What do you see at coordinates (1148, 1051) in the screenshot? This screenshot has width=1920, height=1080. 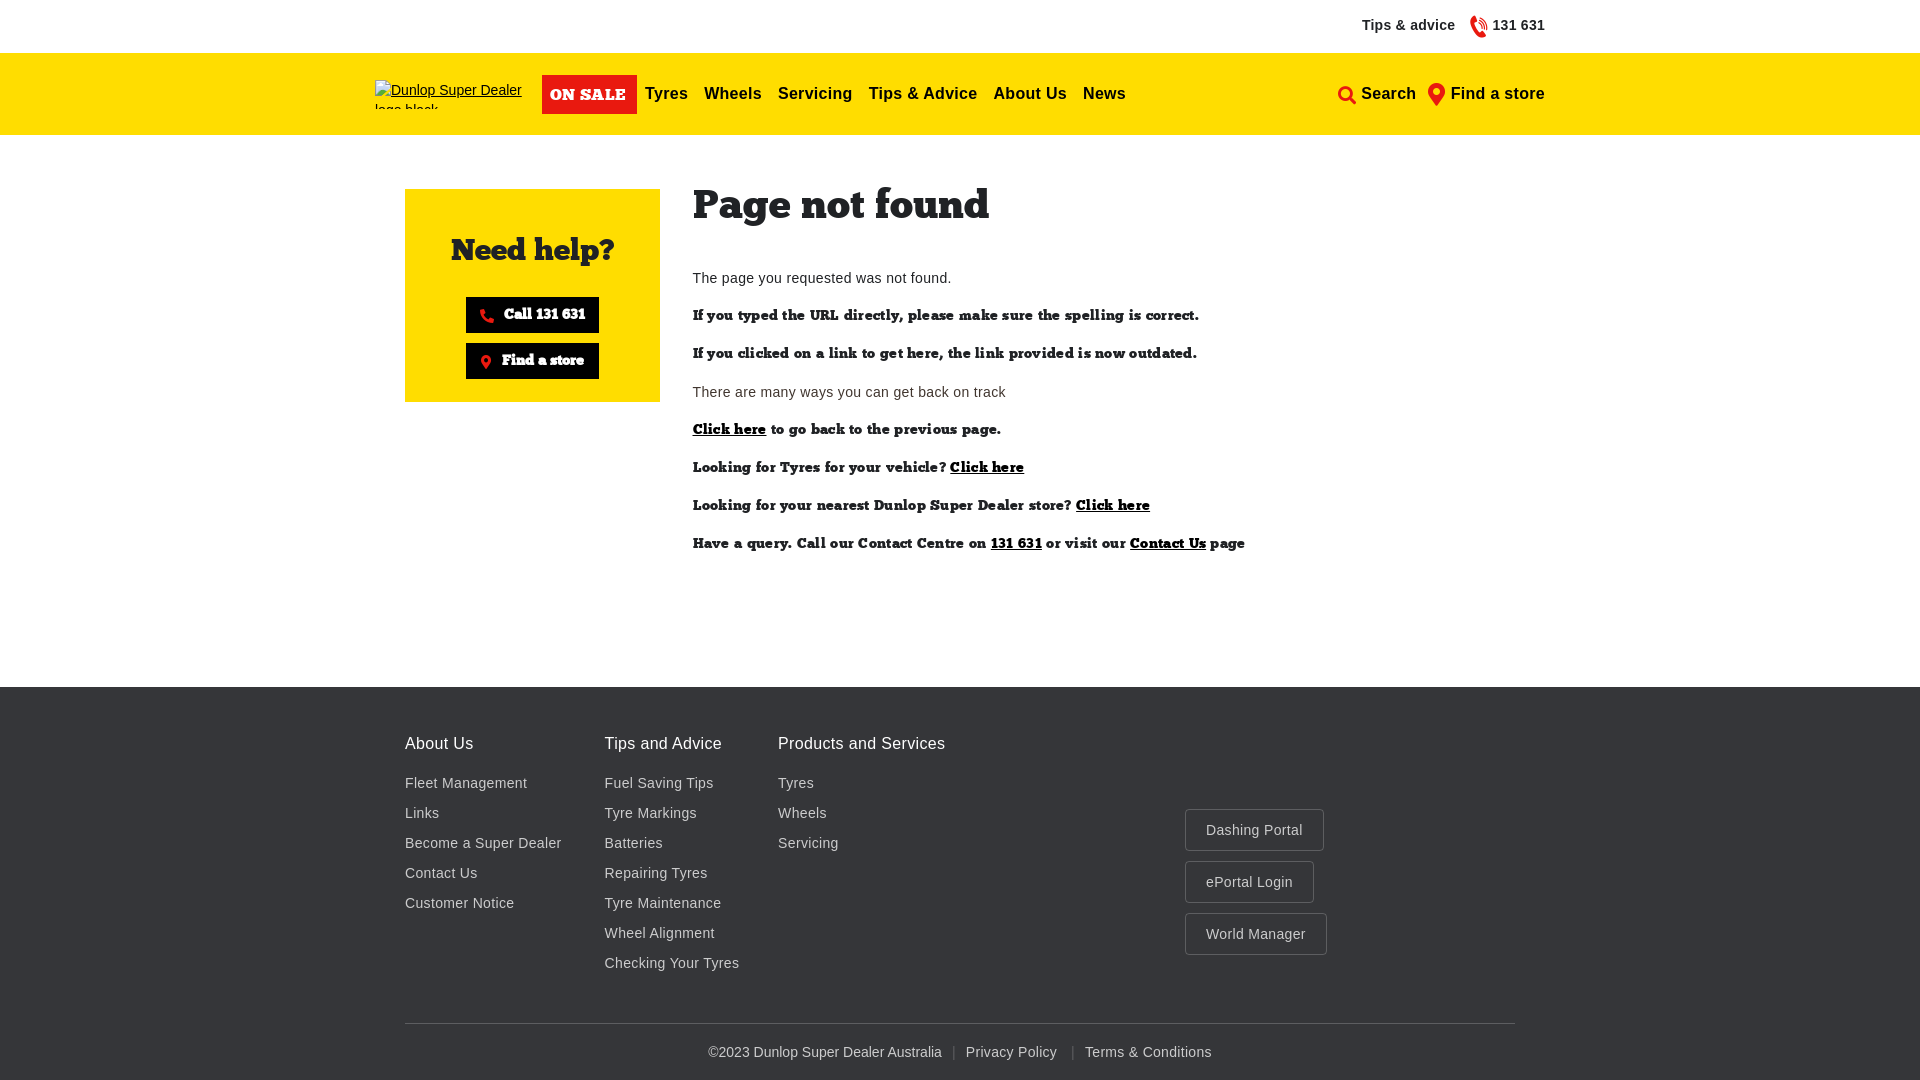 I see `'Terms & Conditions'` at bounding box center [1148, 1051].